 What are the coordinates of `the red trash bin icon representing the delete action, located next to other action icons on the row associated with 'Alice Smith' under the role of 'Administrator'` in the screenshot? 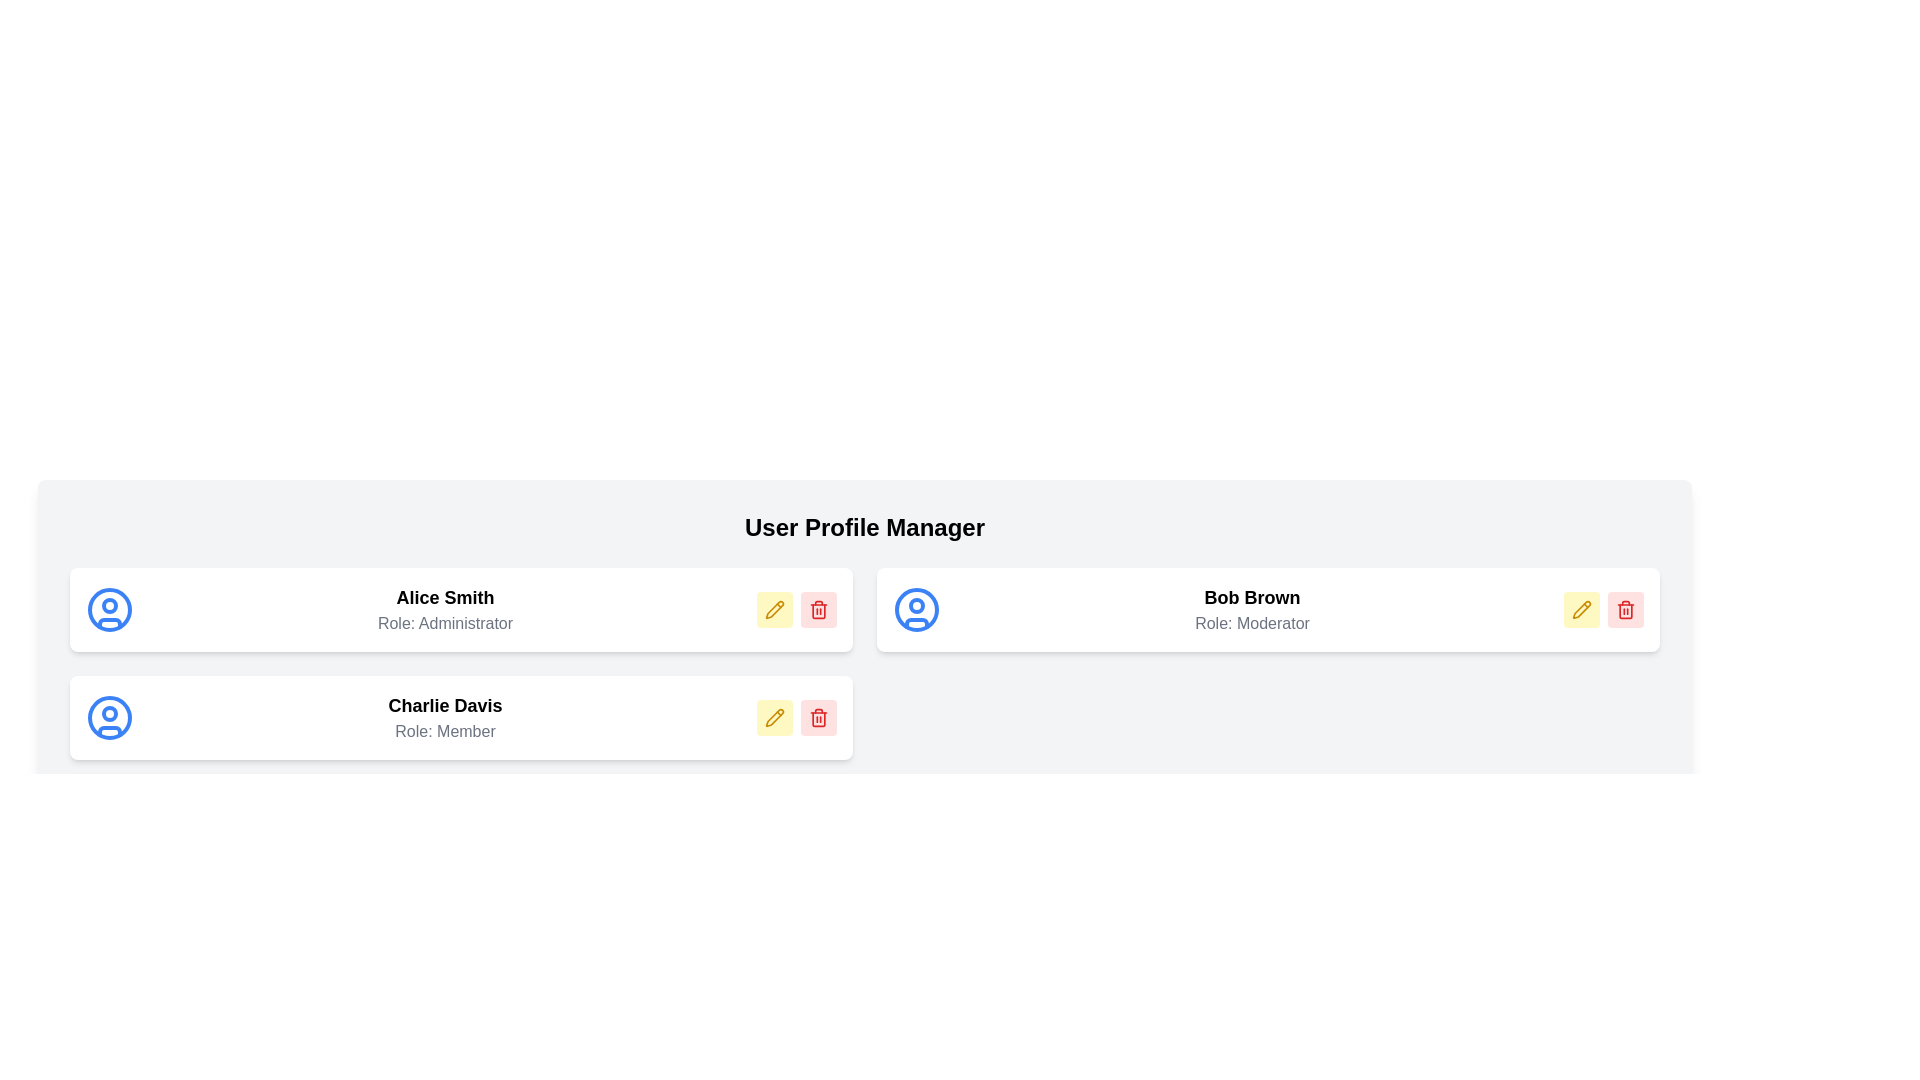 It's located at (819, 608).